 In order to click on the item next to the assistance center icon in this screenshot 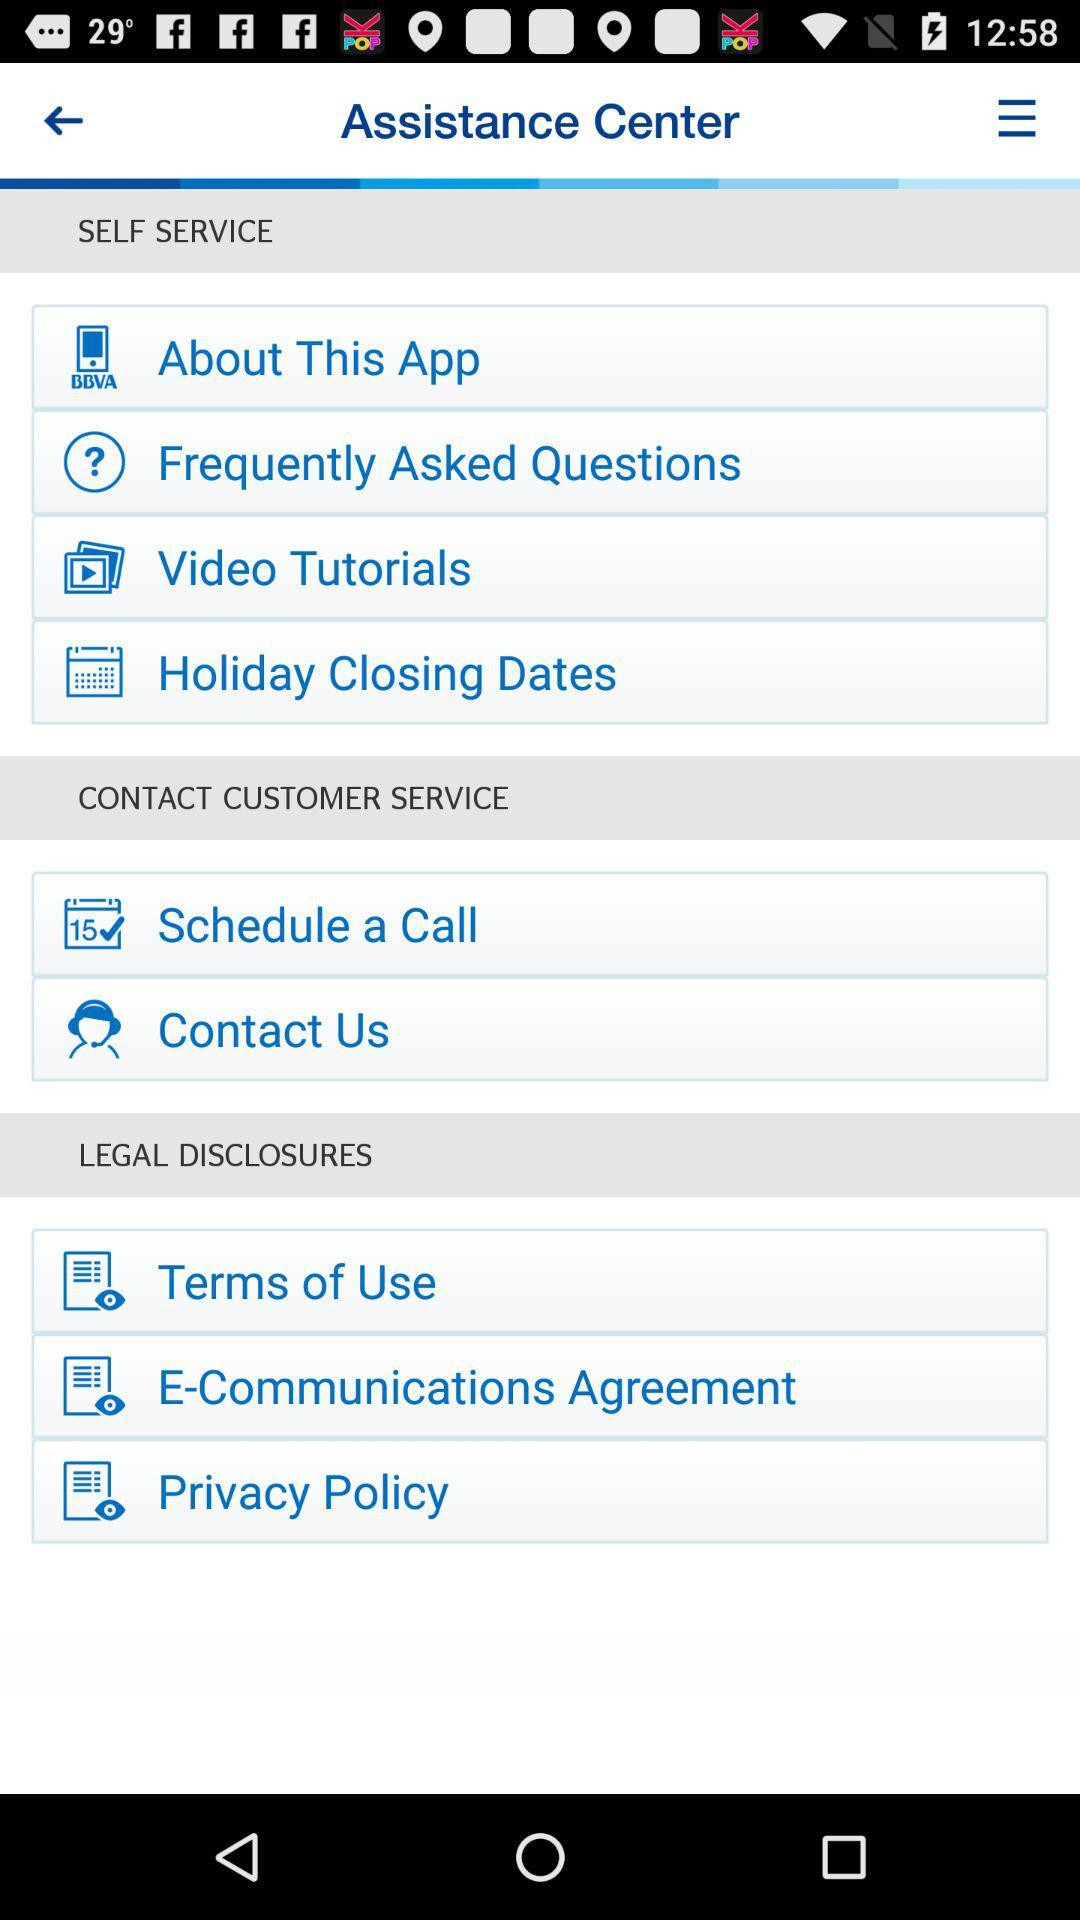, I will do `click(61, 119)`.